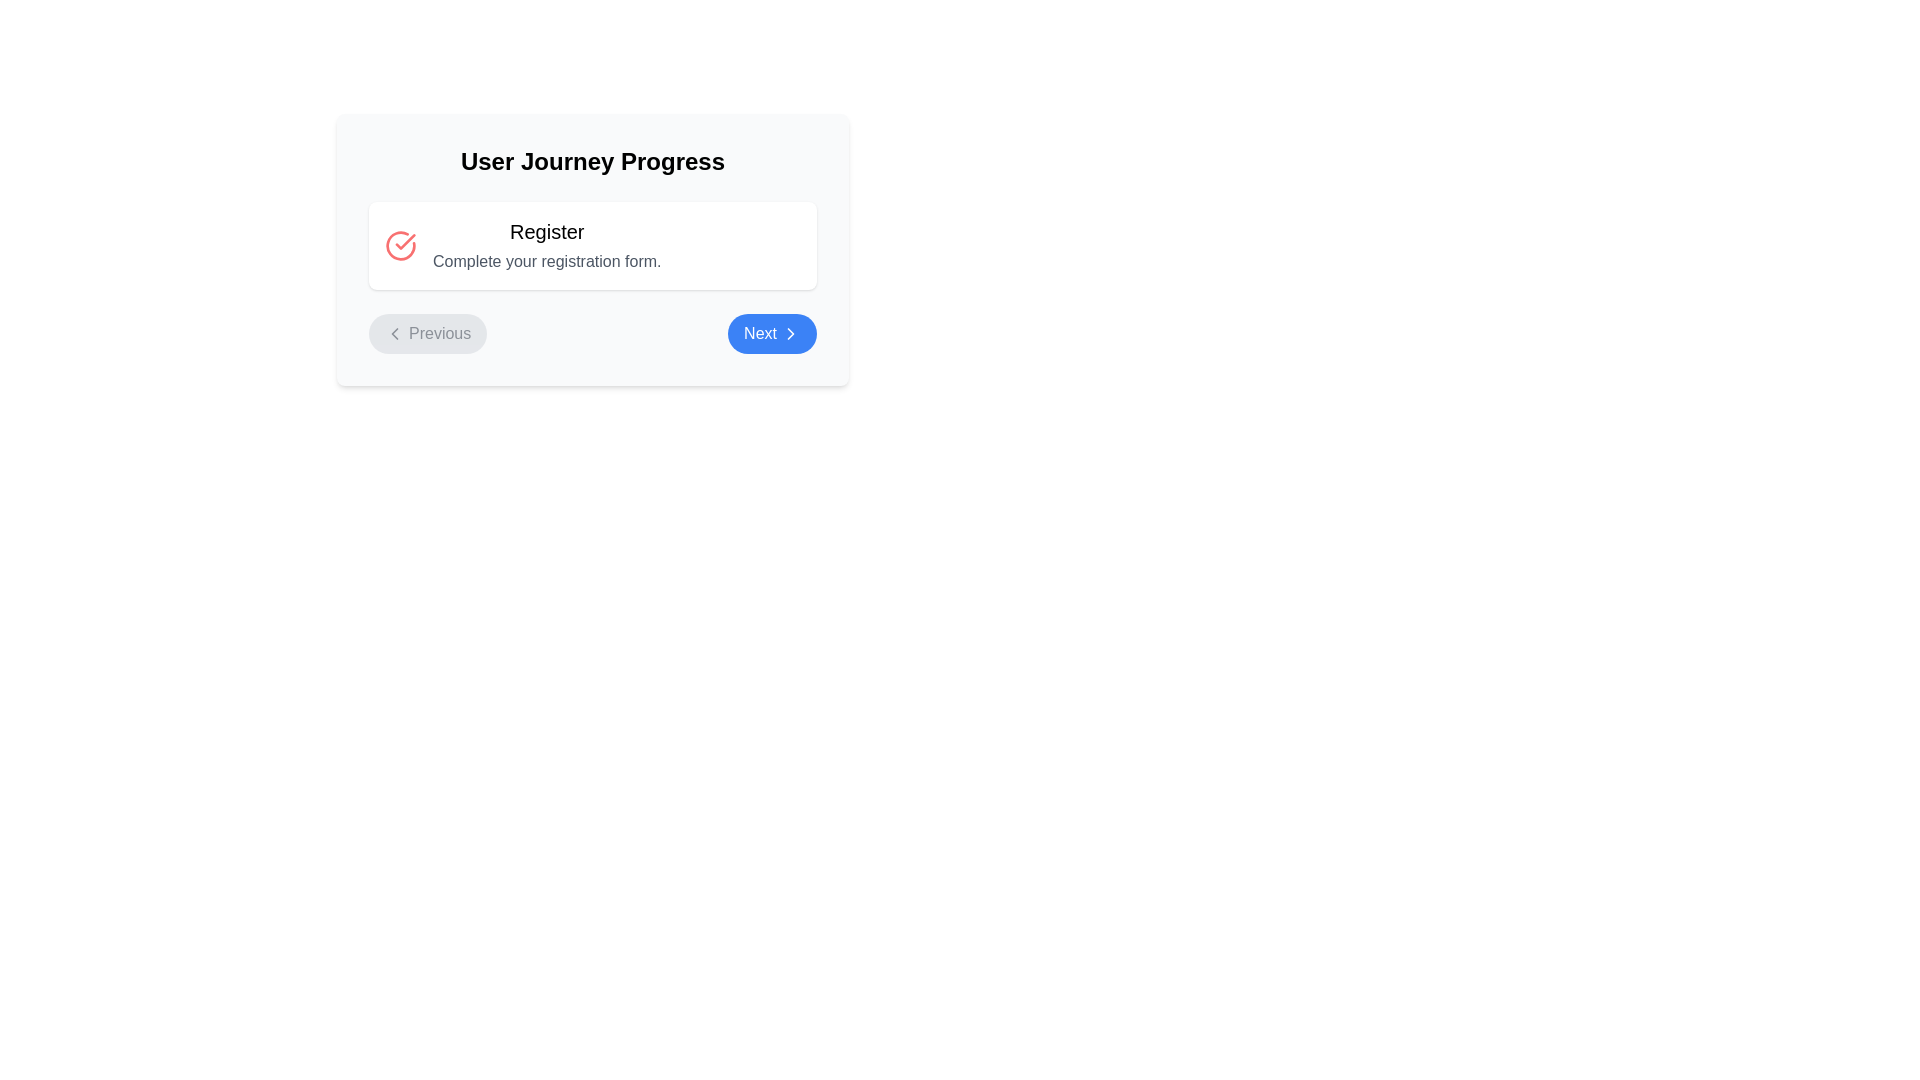 The image size is (1920, 1080). I want to click on the 'Previous' button, which has a gray background and a left-pointing chevron, so click(427, 333).